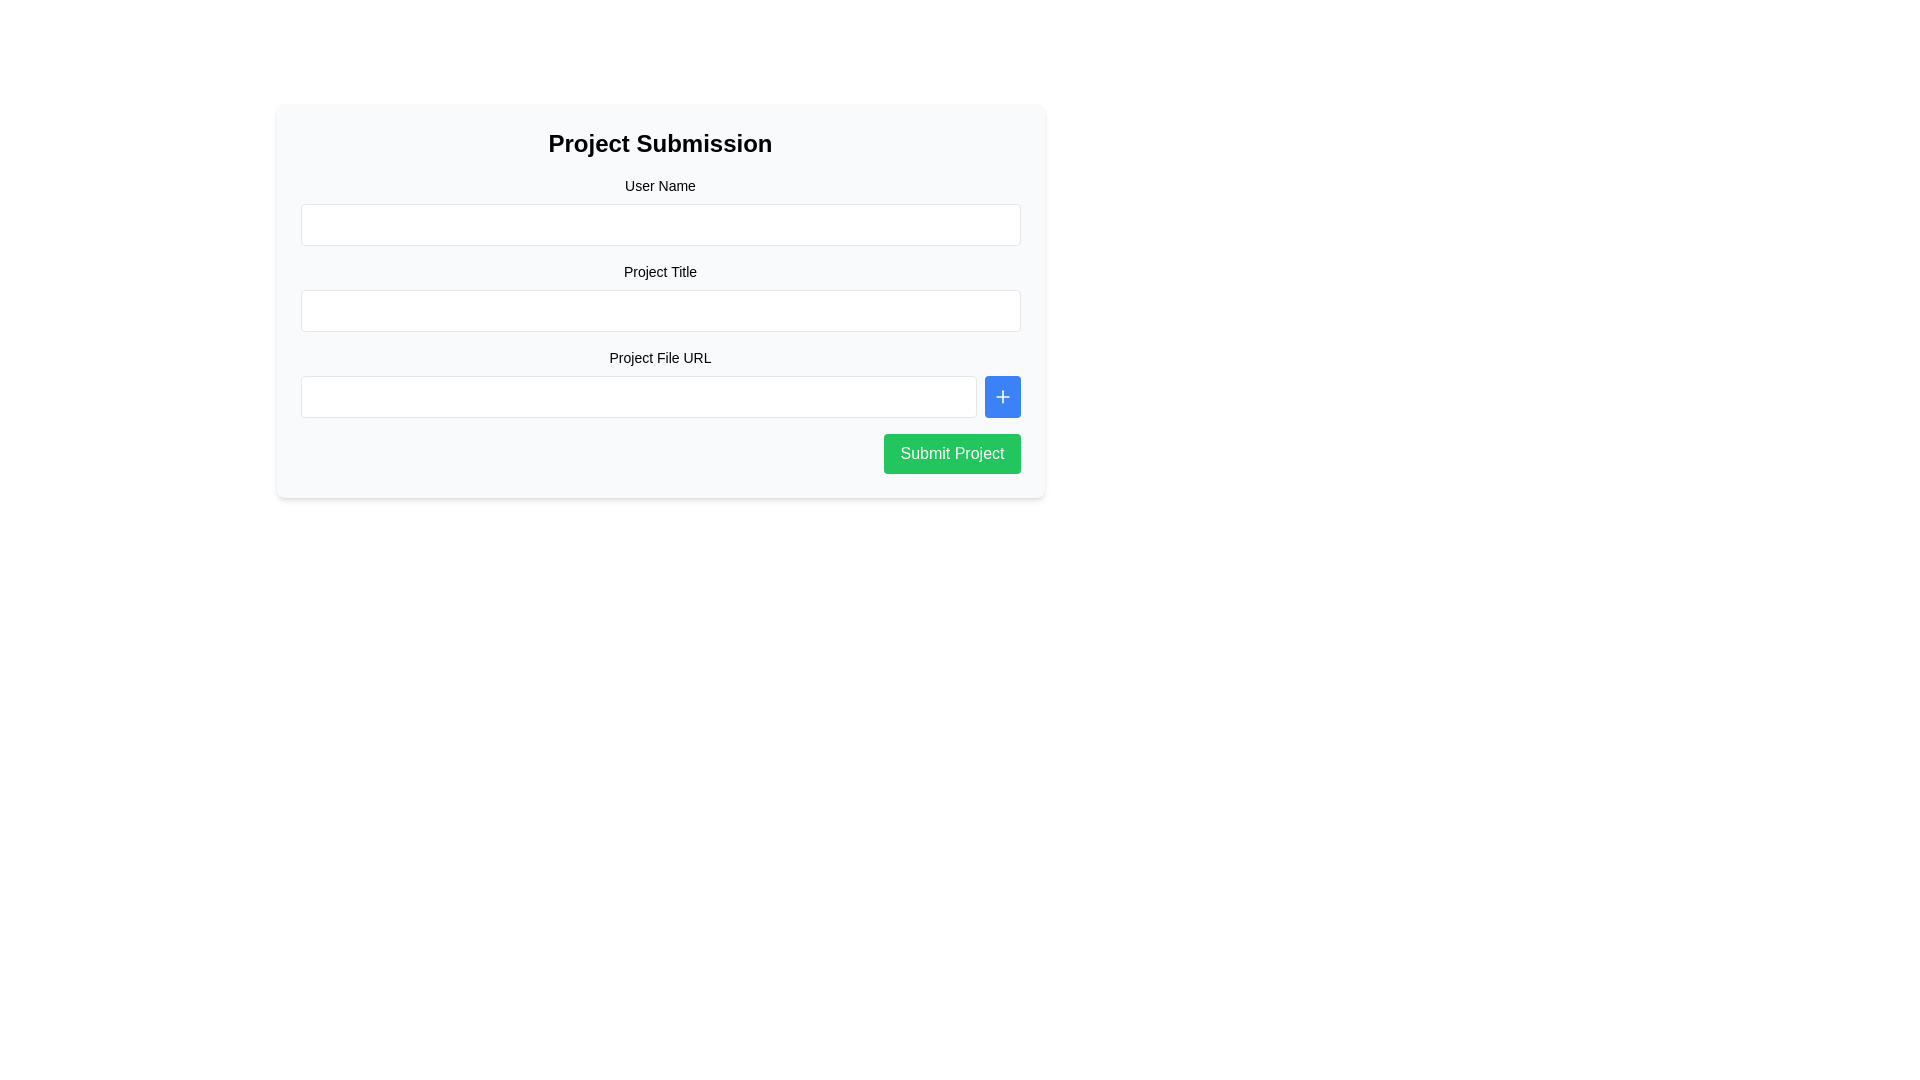  Describe the element at coordinates (660, 272) in the screenshot. I see `the text label that describes the purpose of the input field for project title entry in the 'Project Submission' form` at that location.